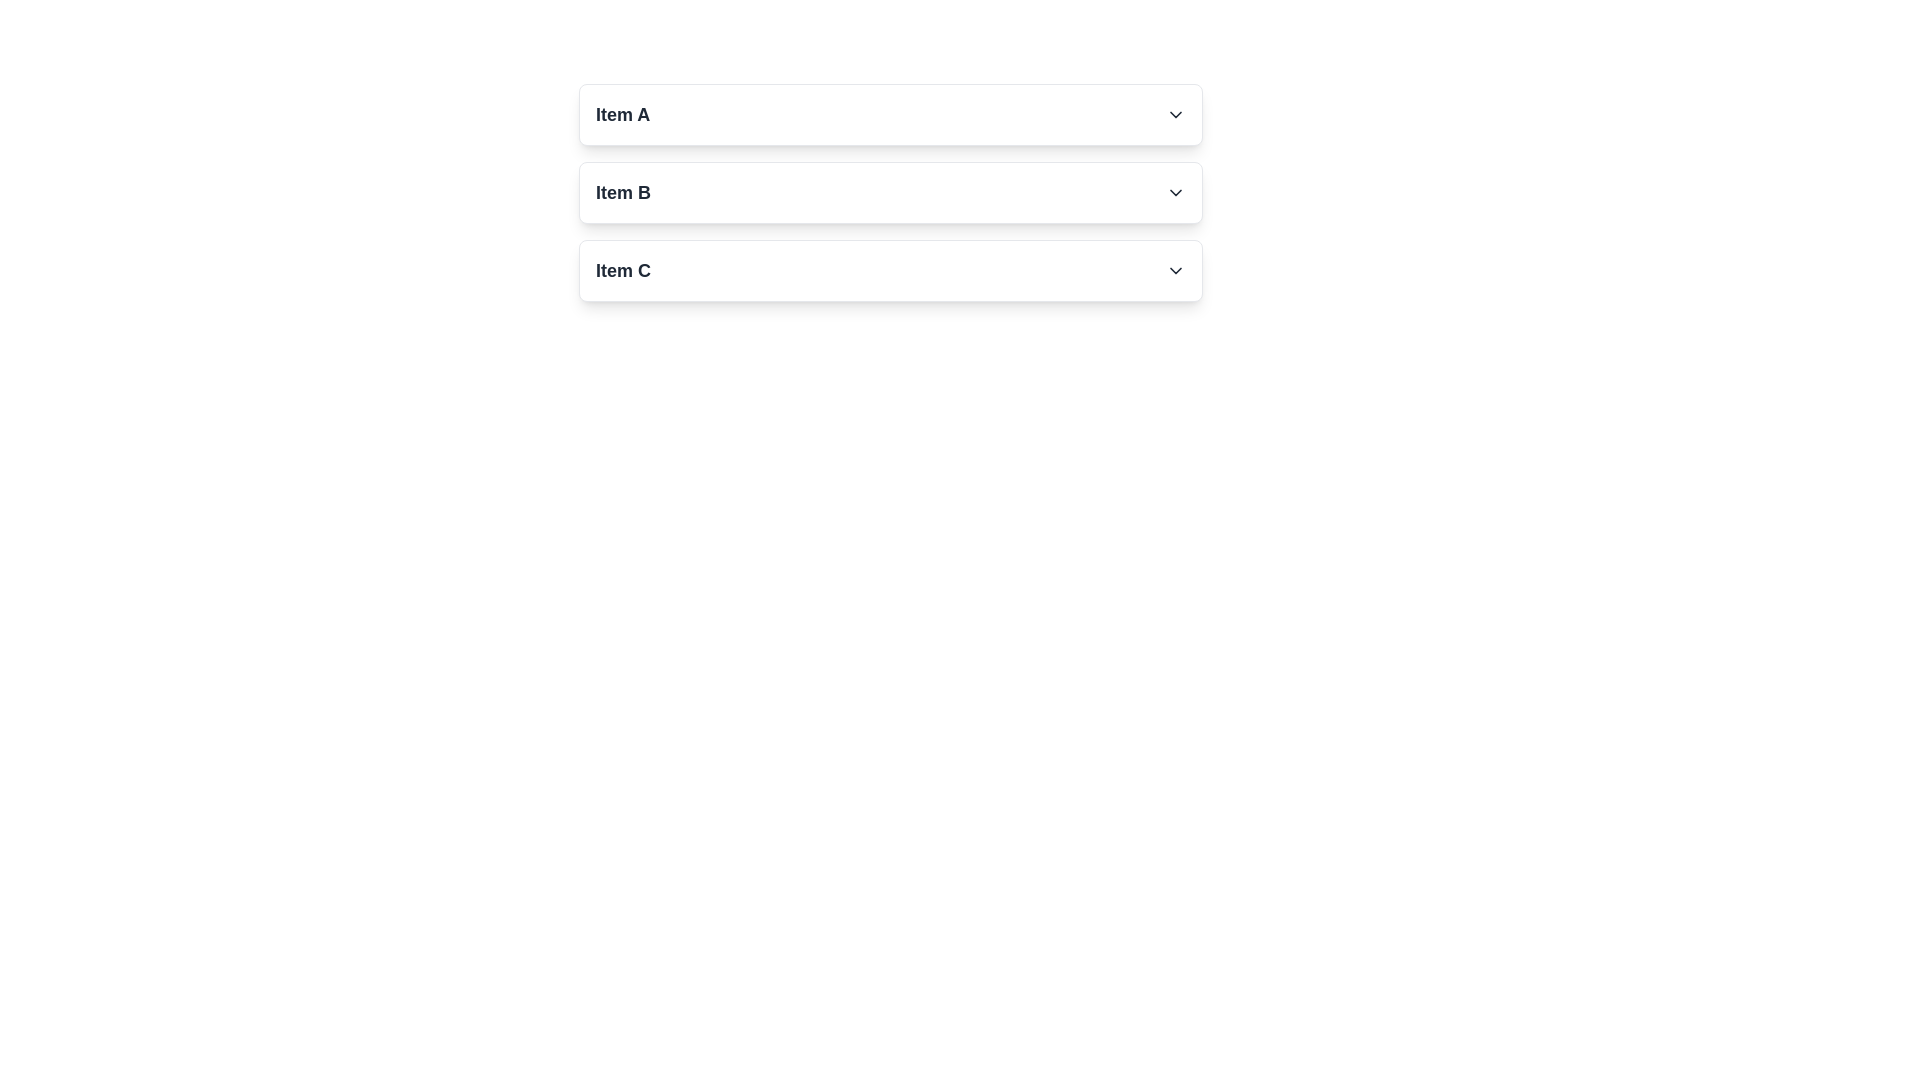  Describe the element at coordinates (1176, 192) in the screenshot. I see `the button located at the far-right edge of the 'Item B' section` at that location.